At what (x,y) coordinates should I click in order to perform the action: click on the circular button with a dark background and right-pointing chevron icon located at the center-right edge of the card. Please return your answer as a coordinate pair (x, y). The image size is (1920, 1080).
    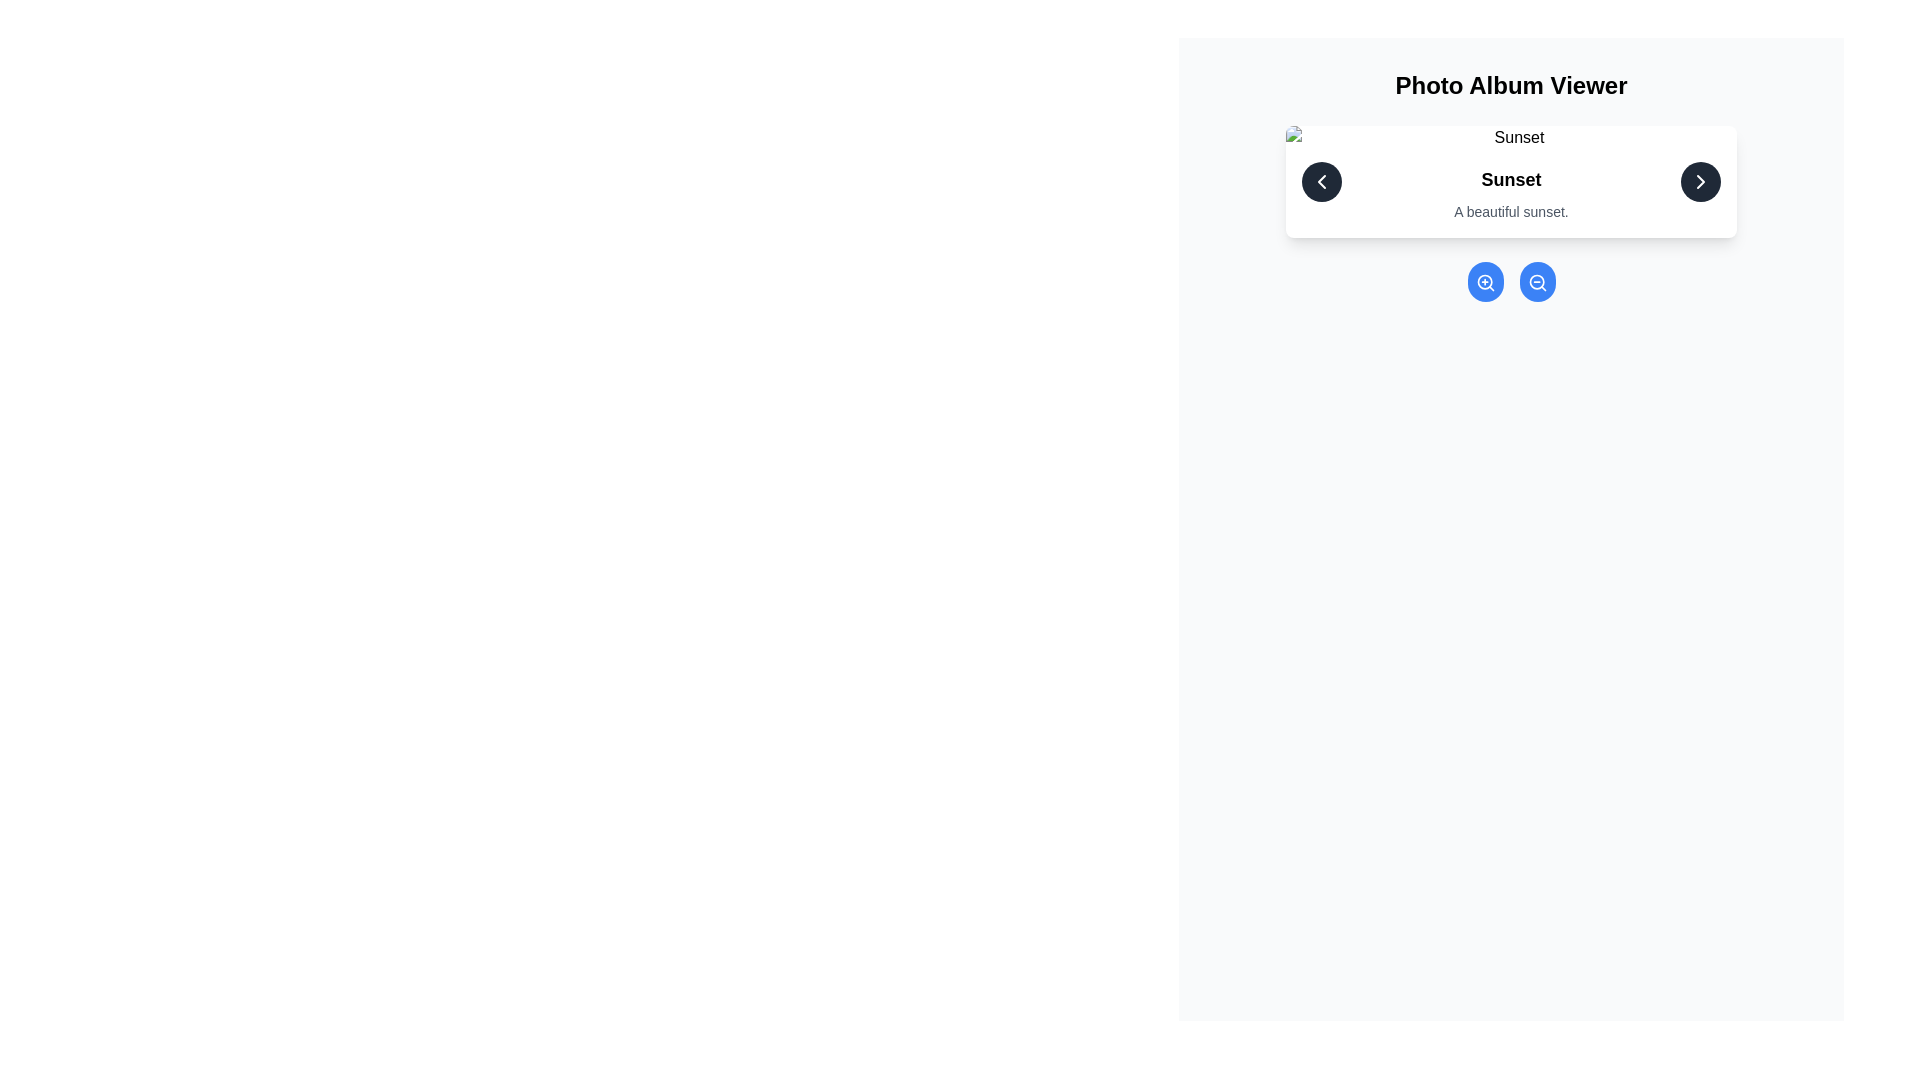
    Looking at the image, I should click on (1699, 181).